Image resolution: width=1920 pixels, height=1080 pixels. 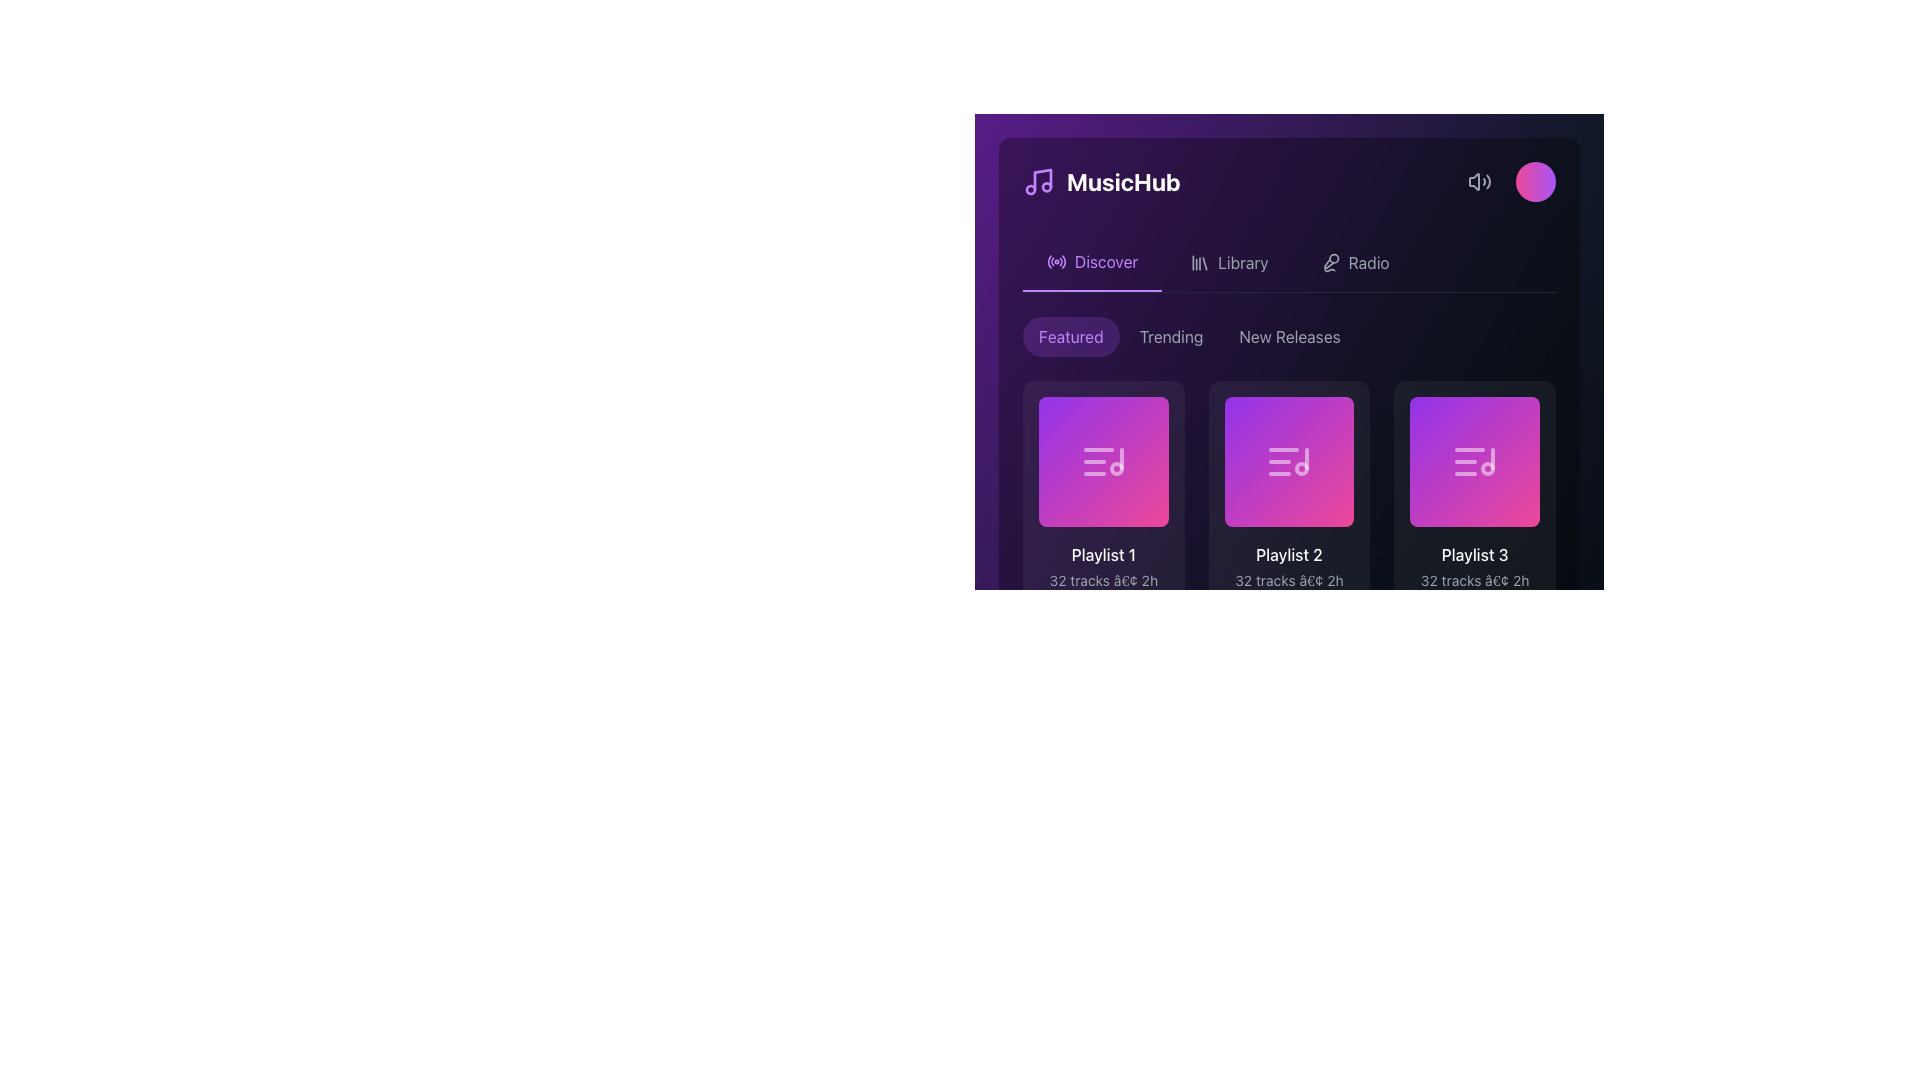 What do you see at coordinates (1102, 589) in the screenshot?
I see `the text label displaying '32 tracks • 2h 15m', which is styled in gray and positioned below the title 'Playlist 1'` at bounding box center [1102, 589].